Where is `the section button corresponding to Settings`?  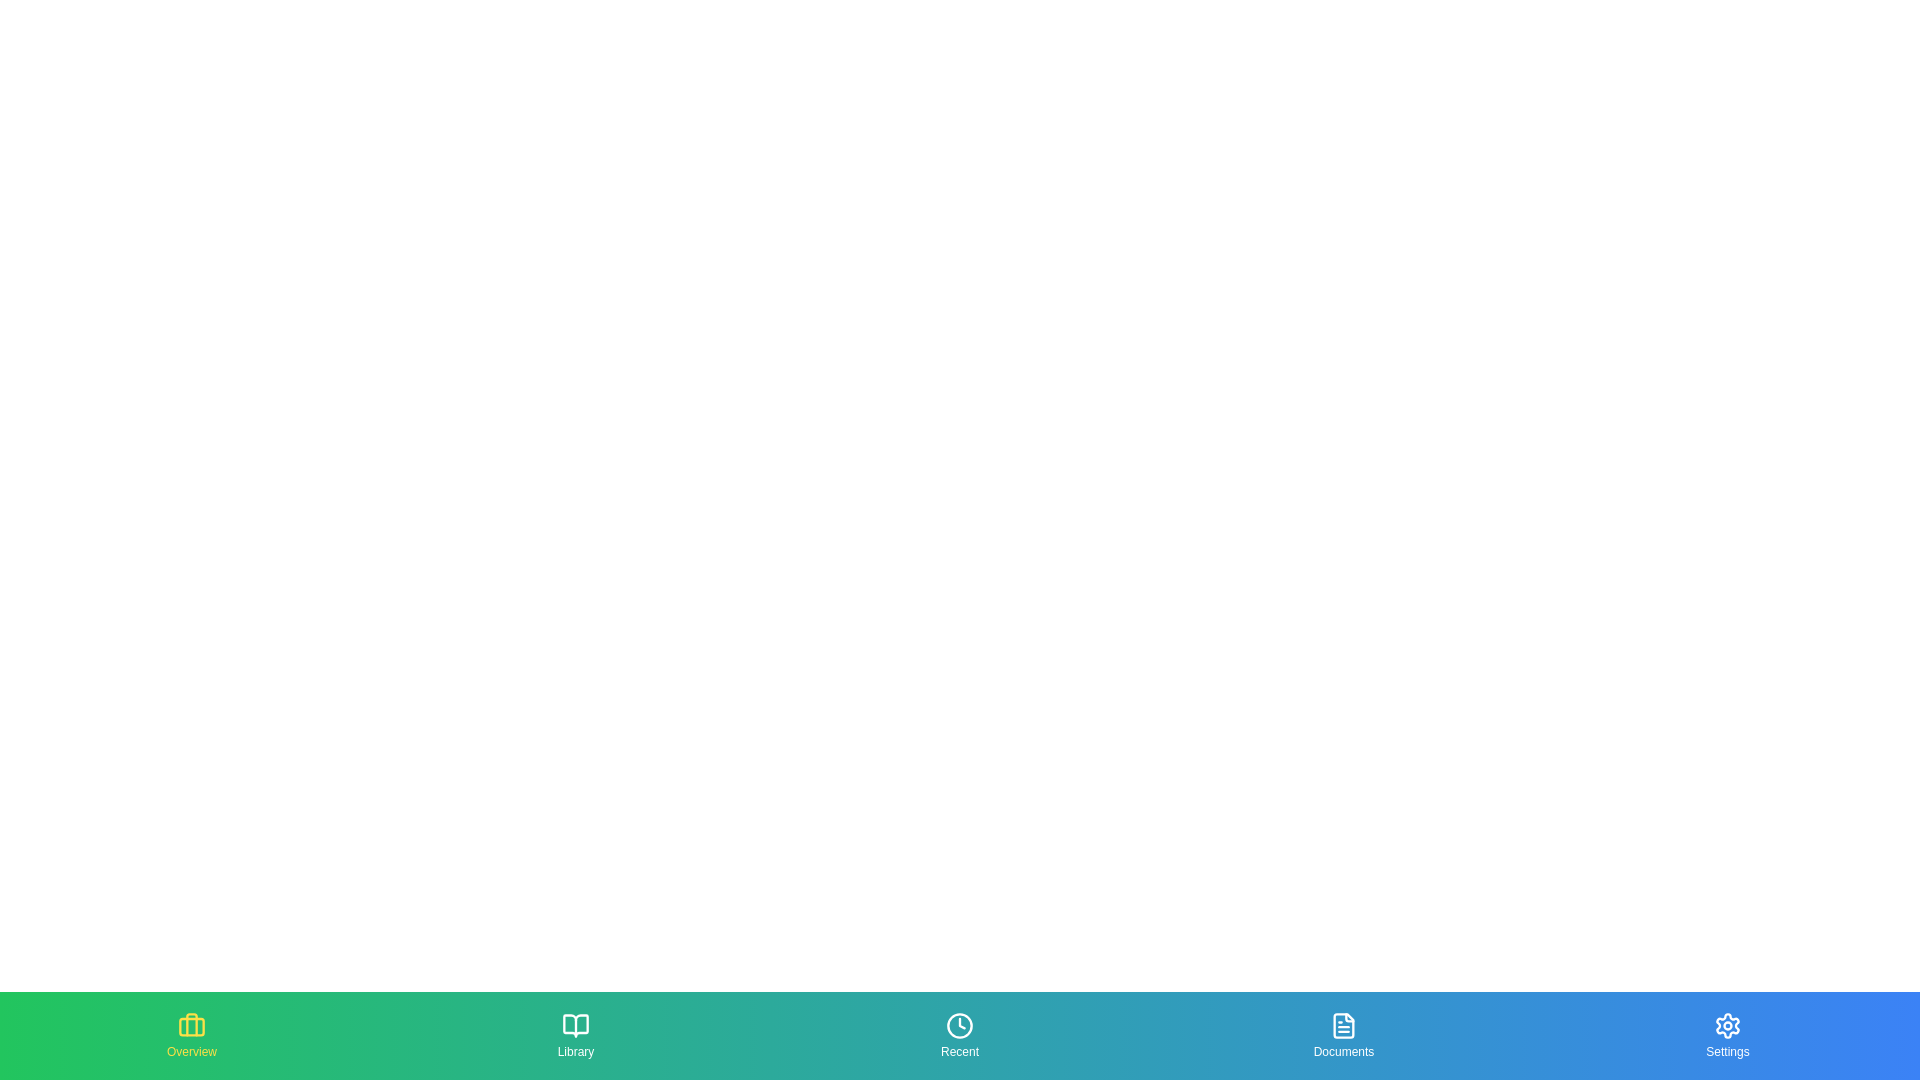
the section button corresponding to Settings is located at coordinates (1727, 1035).